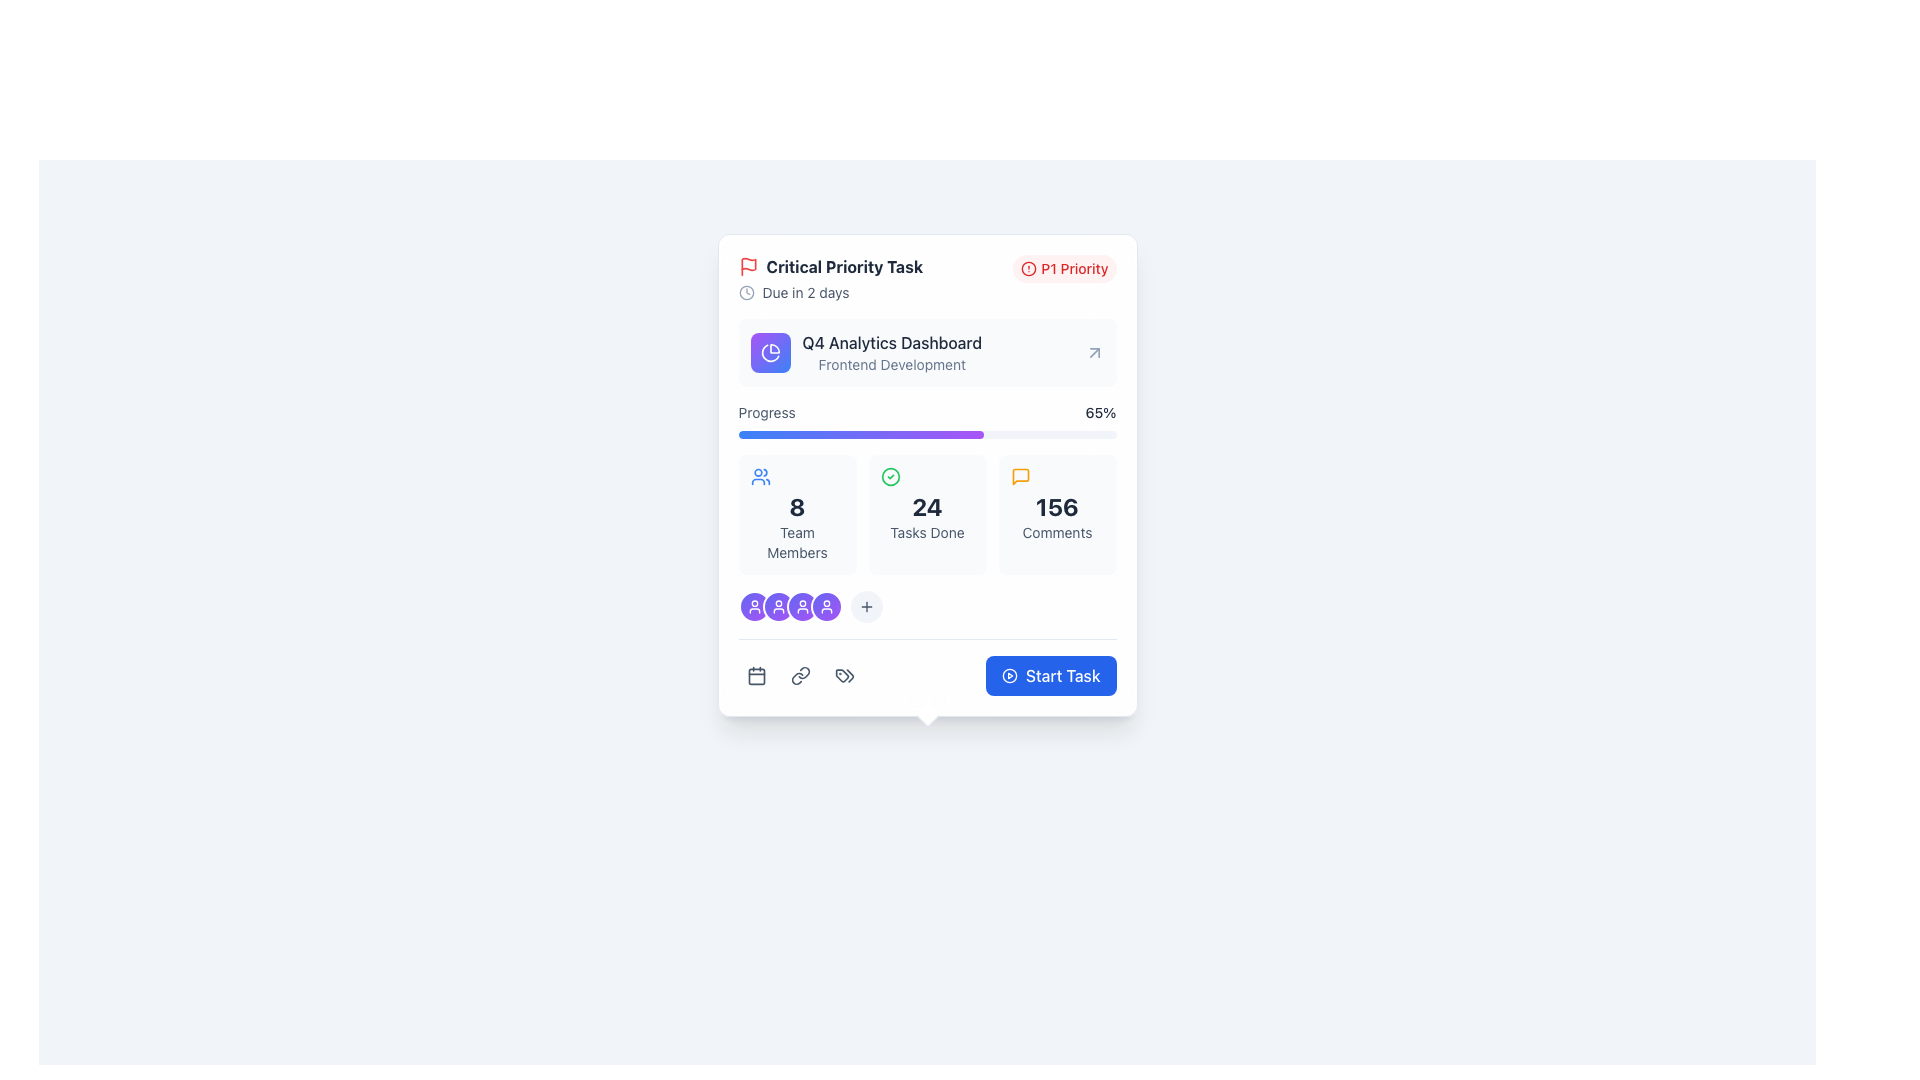 The width and height of the screenshot is (1920, 1080). Describe the element at coordinates (926, 514) in the screenshot. I see `displayed information on the Informative Card that shows the number of tasks completed, which is '24', positioned at the center of a grid between the '8 Team Members' card and the '156 Comments' card` at that location.